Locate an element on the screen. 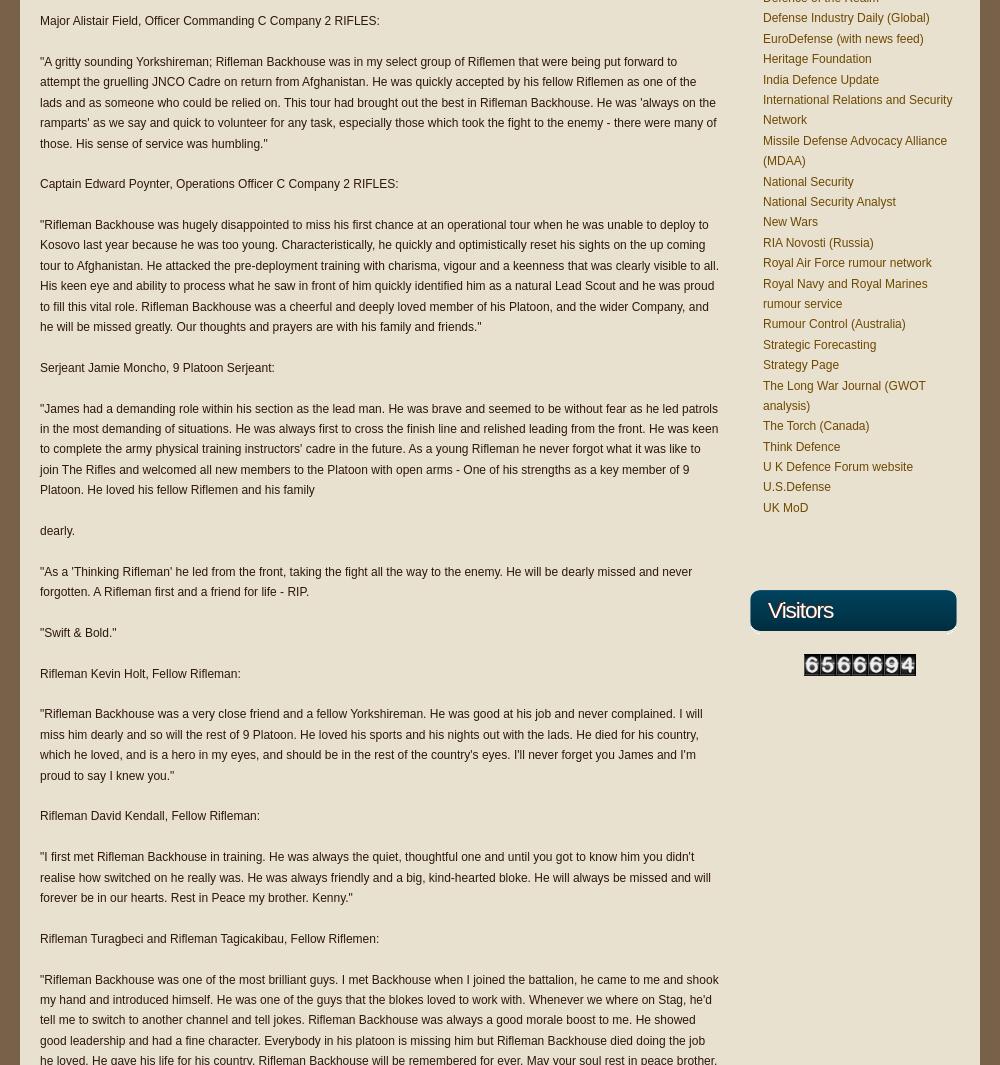 Image resolution: width=1000 pixels, height=1065 pixels. '"As a 'Thinking Rifleman' he led from the front, taking the fight all the way to the enemy. He will be dearly missed and never forgotten. A Rifleman first and a friend for life - RIP.' is located at coordinates (365, 581).